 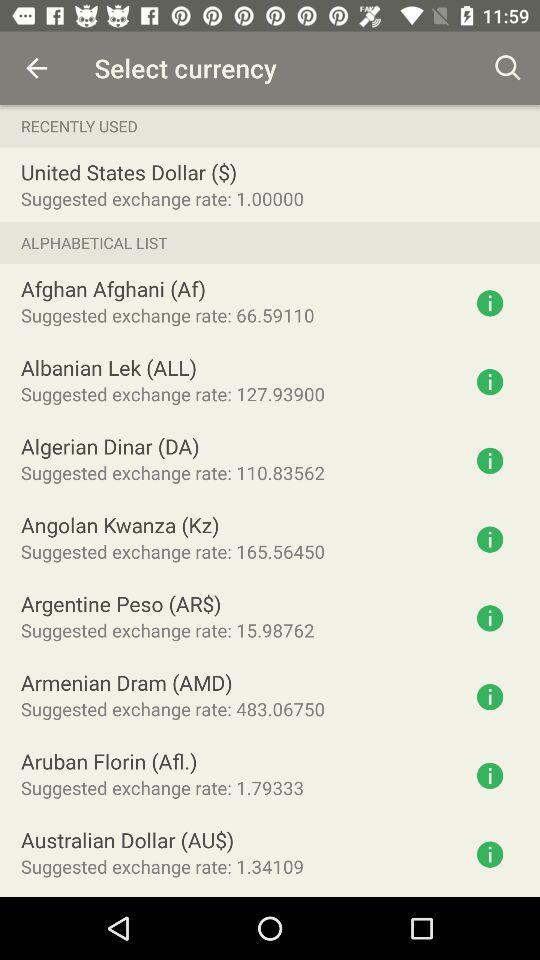 What do you see at coordinates (36, 68) in the screenshot?
I see `go back` at bounding box center [36, 68].